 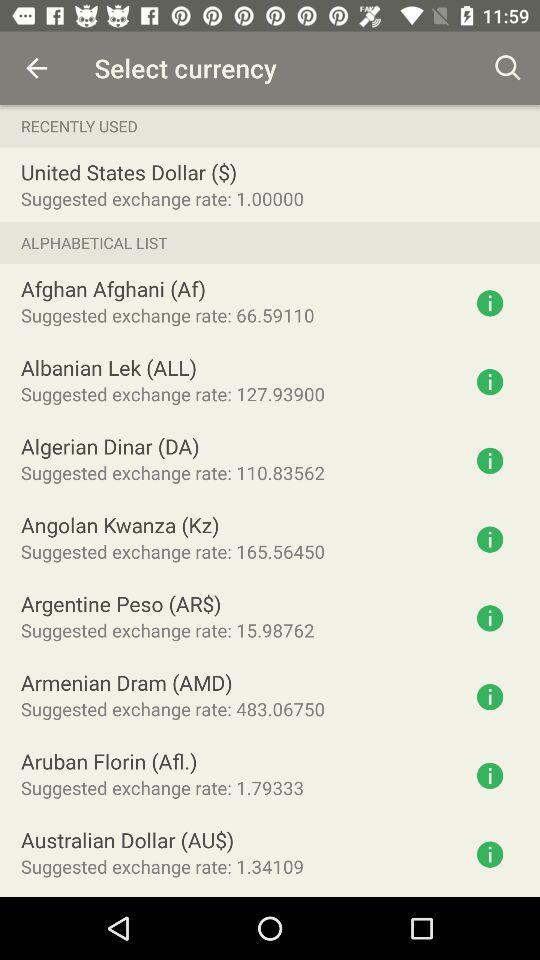 What do you see at coordinates (36, 68) in the screenshot?
I see `go back` at bounding box center [36, 68].